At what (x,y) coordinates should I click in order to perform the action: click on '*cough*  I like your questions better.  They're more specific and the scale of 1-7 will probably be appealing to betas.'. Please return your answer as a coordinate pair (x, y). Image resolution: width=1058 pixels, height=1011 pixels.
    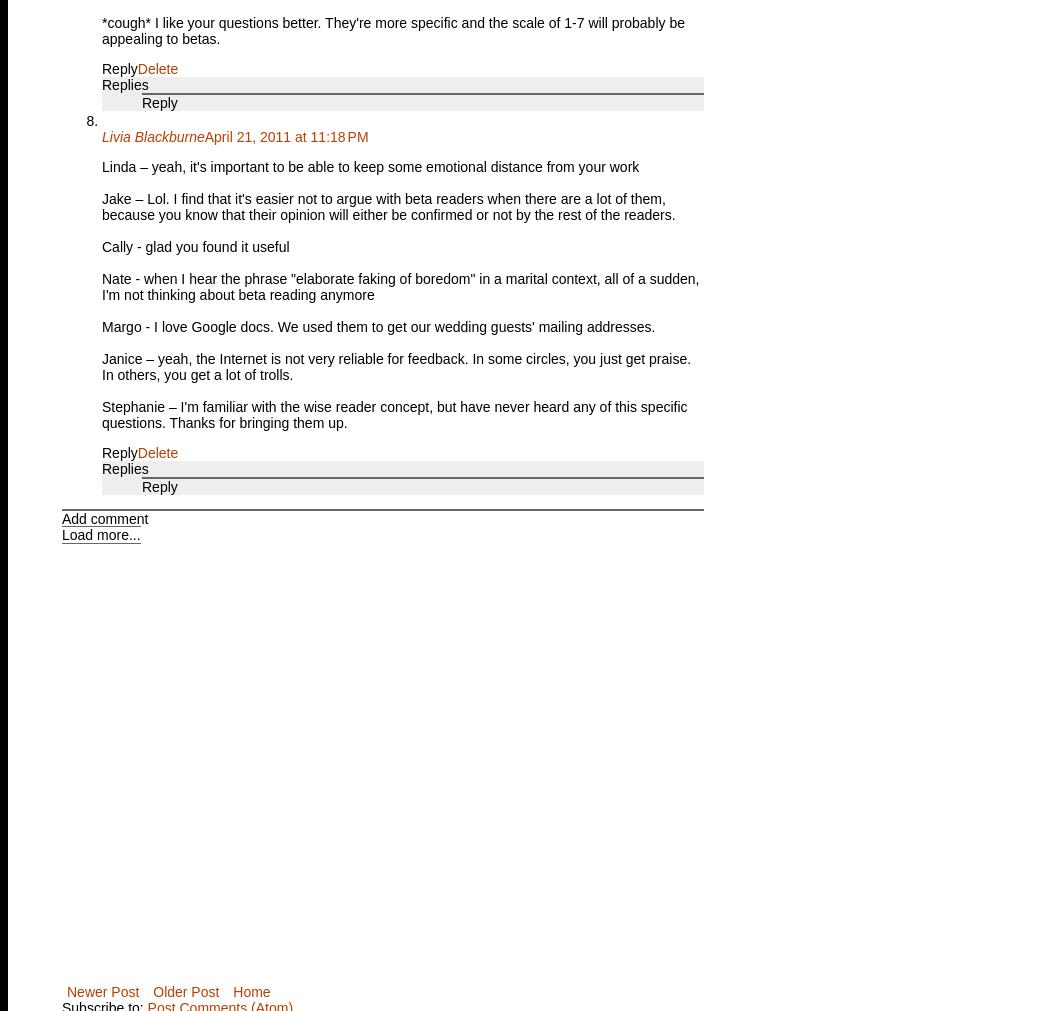
    Looking at the image, I should click on (393, 29).